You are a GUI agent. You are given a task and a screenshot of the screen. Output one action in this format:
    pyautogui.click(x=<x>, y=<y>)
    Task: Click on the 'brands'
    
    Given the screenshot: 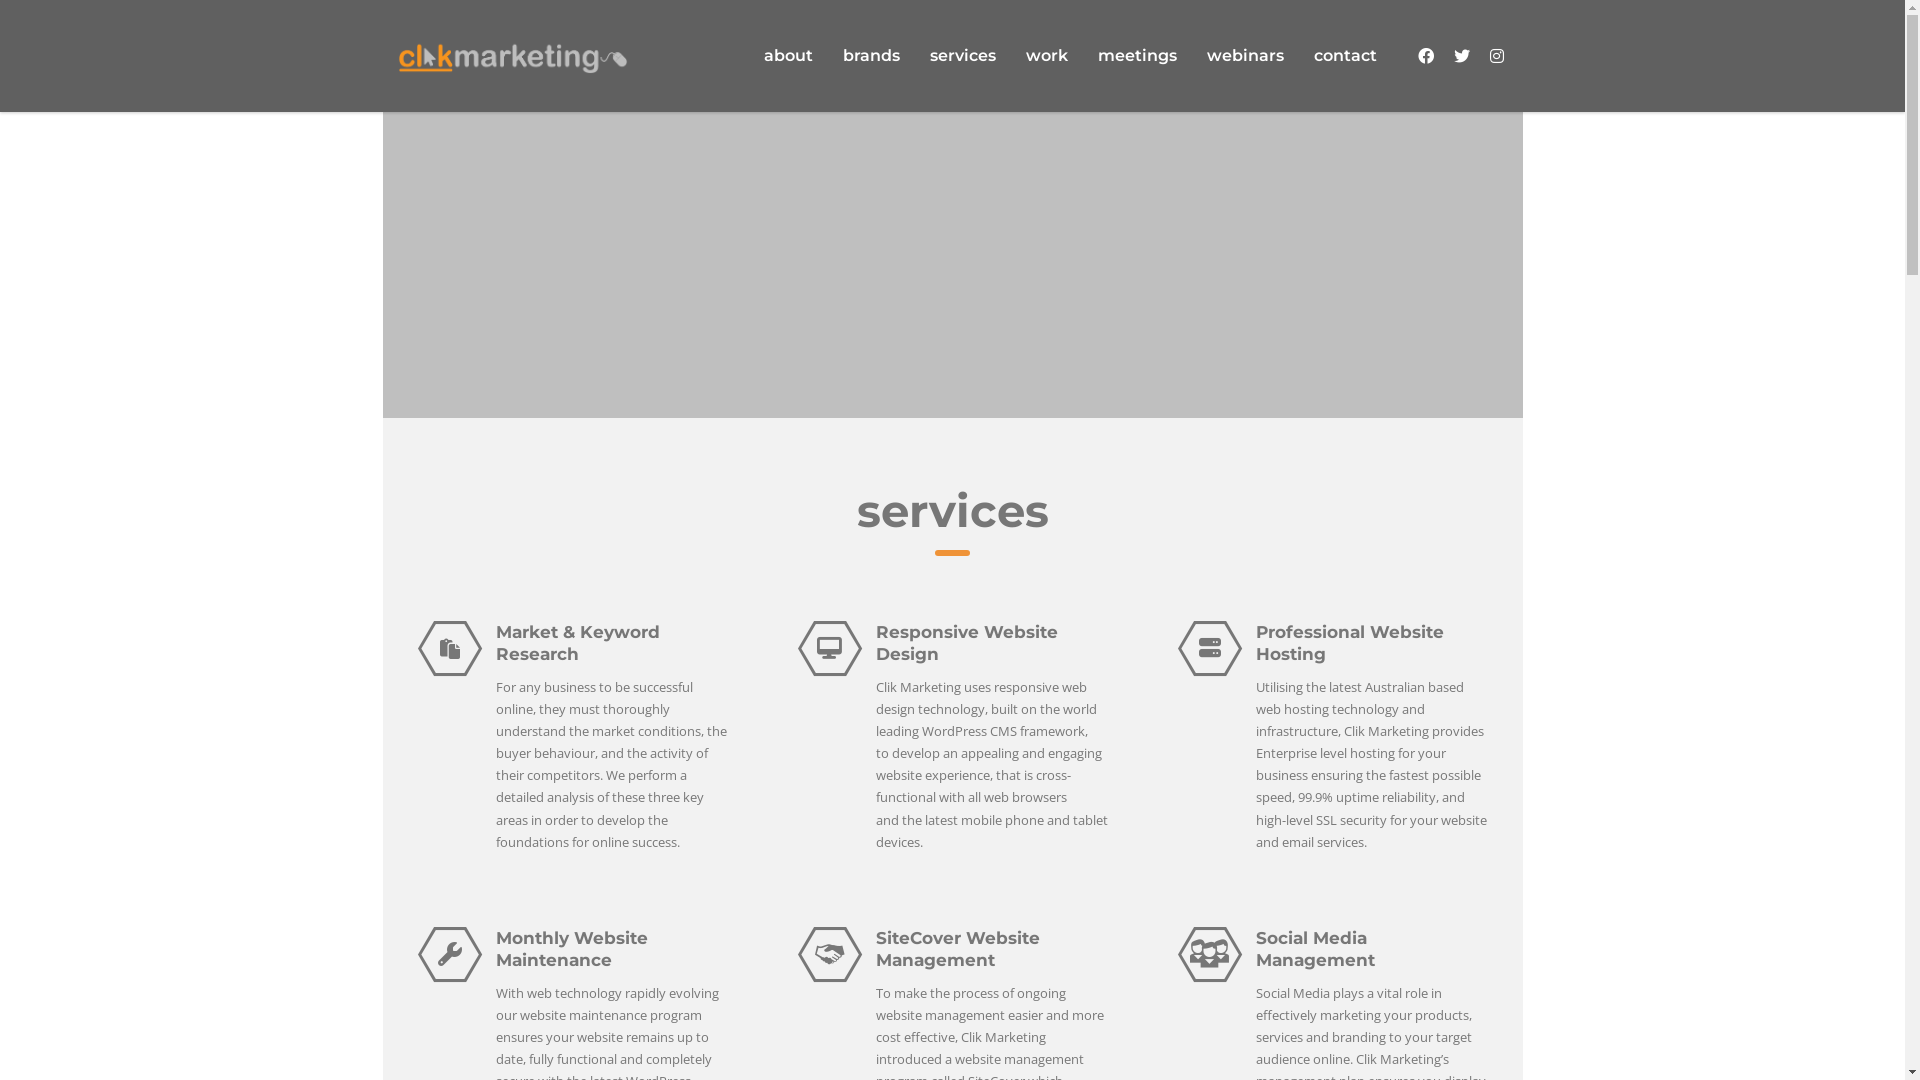 What is the action you would take?
    pyautogui.click(x=871, y=55)
    